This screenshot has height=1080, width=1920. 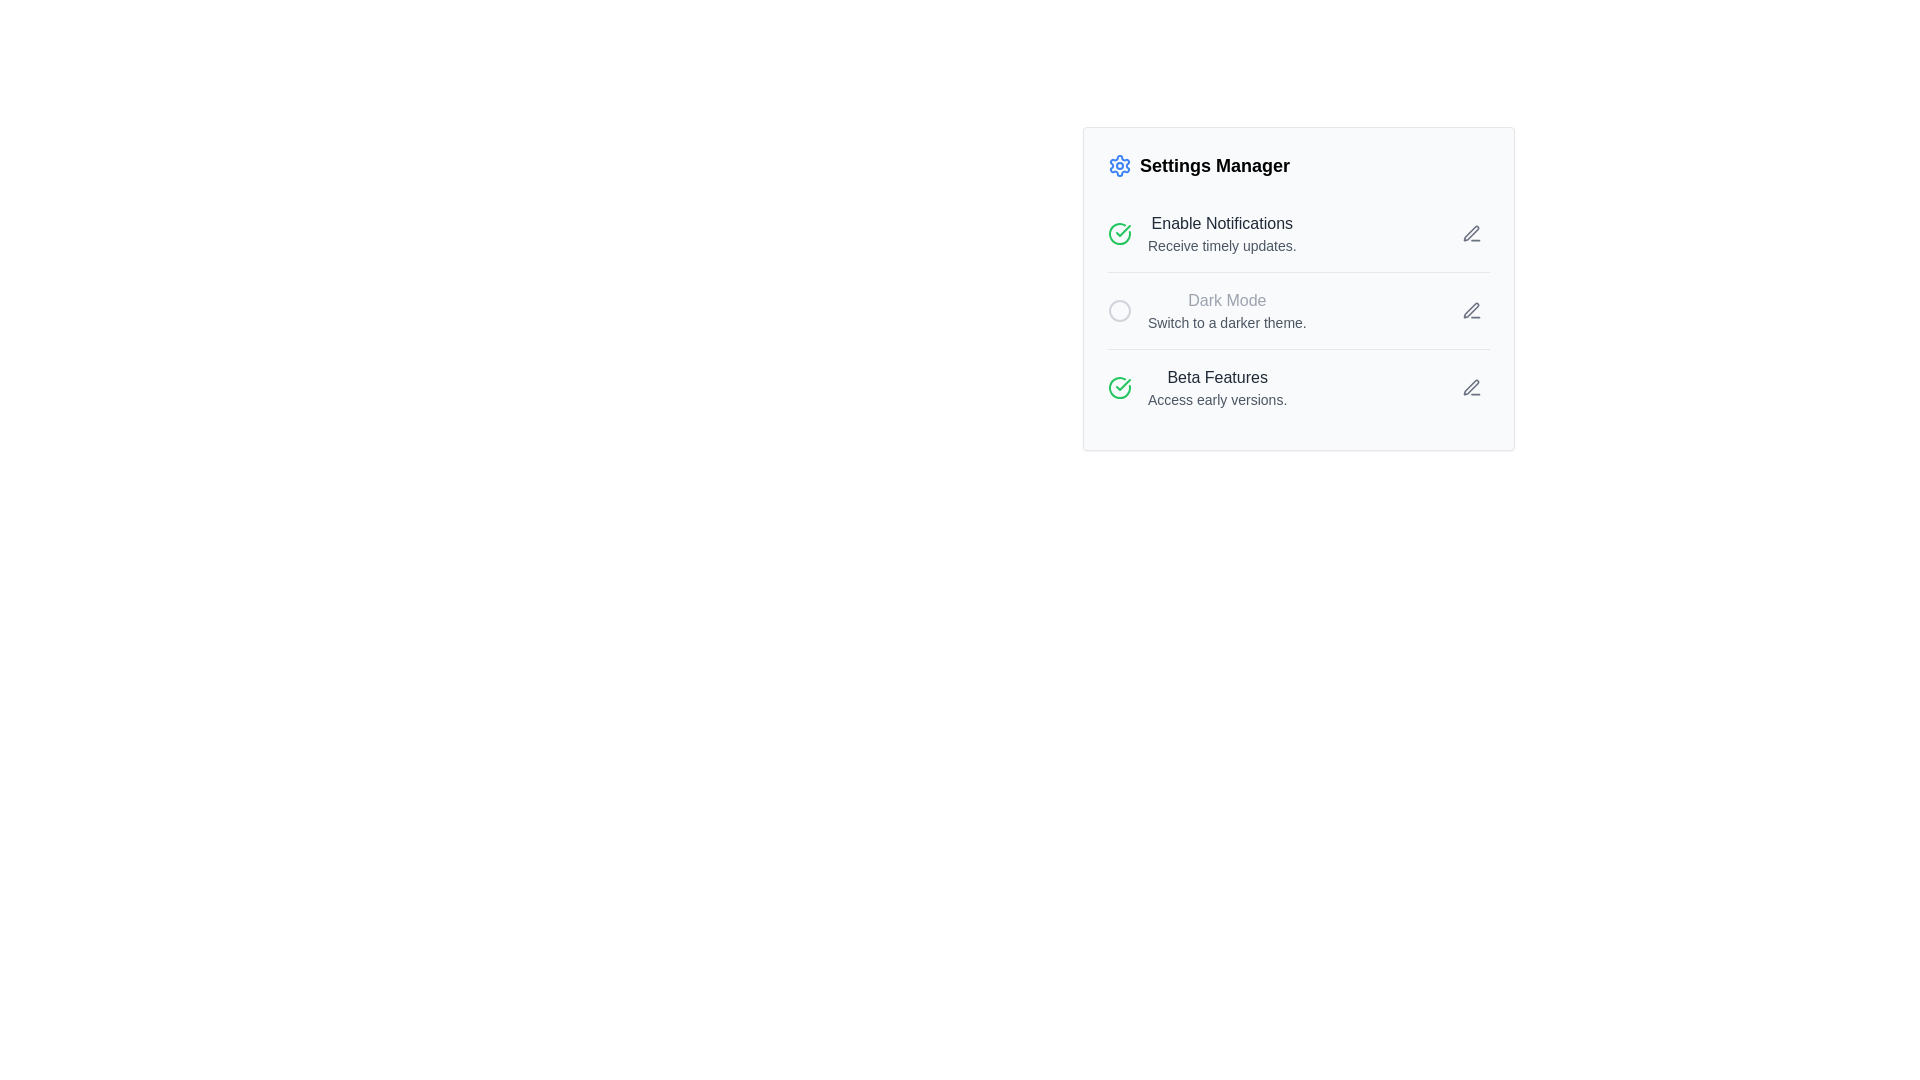 I want to click on the checkbox located to the left of the 'Enable Notifications' text, so click(x=1118, y=233).